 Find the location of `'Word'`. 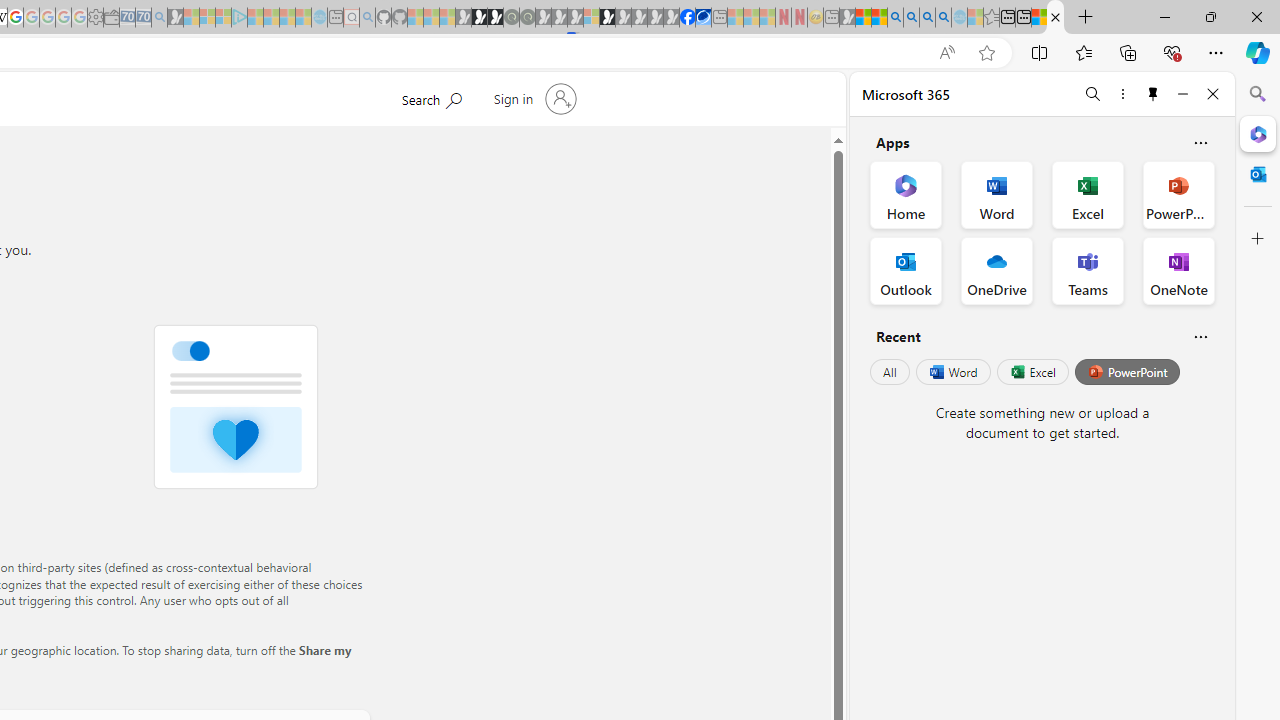

'Word' is located at coordinates (951, 372).